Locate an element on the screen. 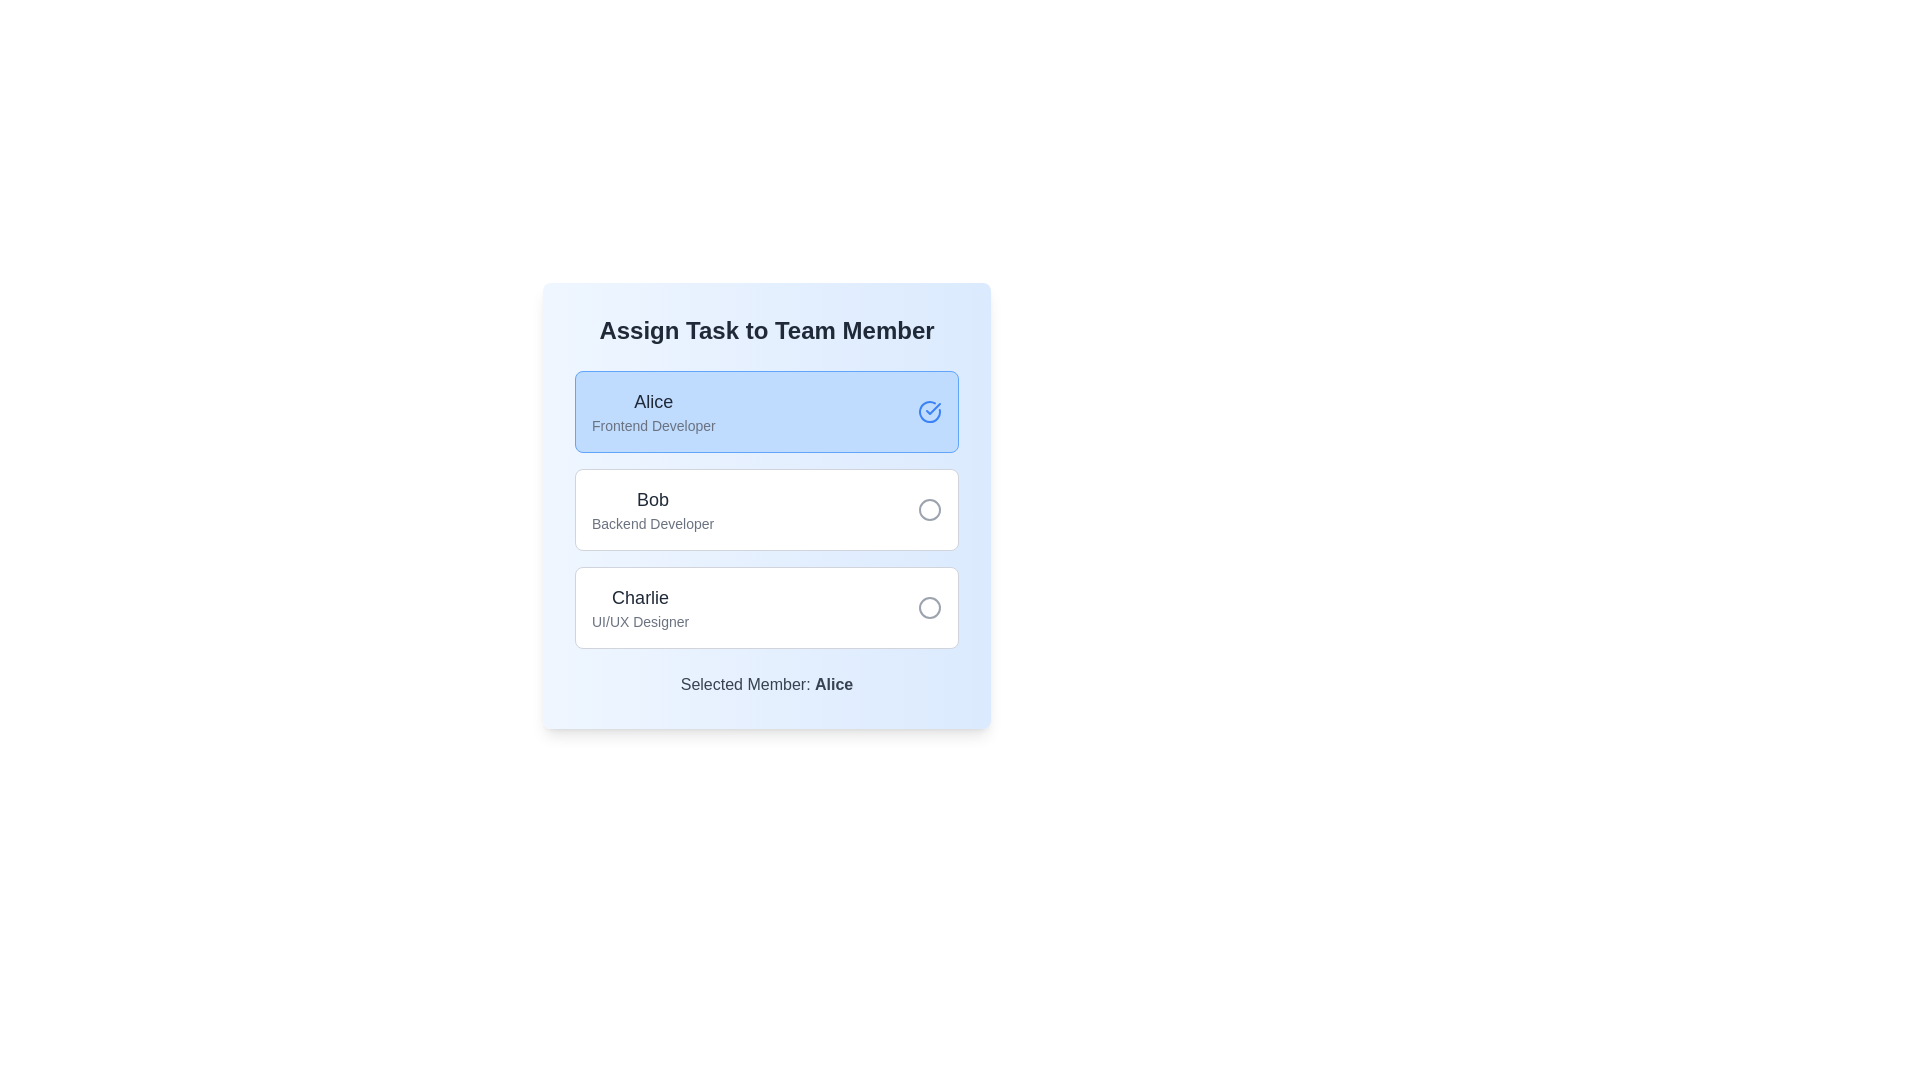 Image resolution: width=1920 pixels, height=1080 pixels. the text display component showing 'Alice' and 'Frontend Developer' is located at coordinates (653, 411).